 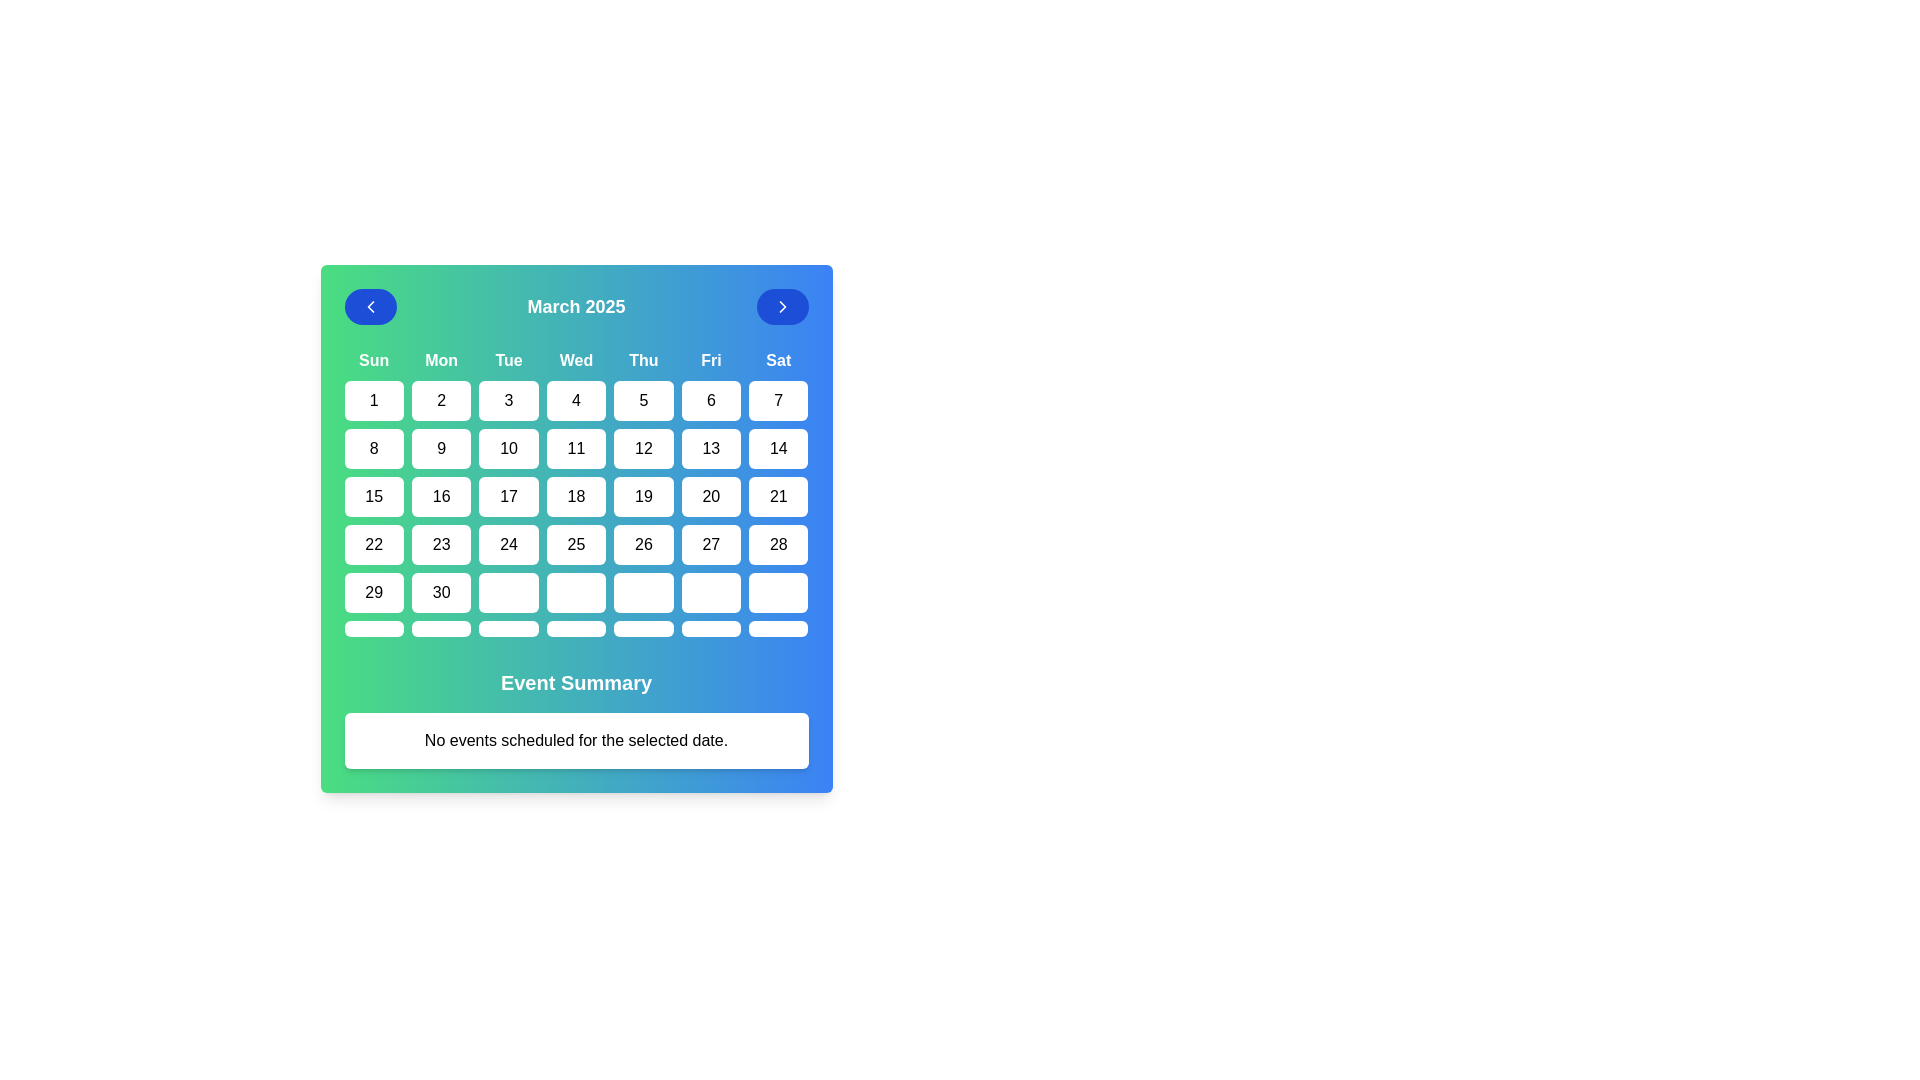 What do you see at coordinates (508, 447) in the screenshot?
I see `the rounded rectangular button with a white background and black text '10' located in the March 2025 calendar grid under the day label 'Tue' to change its background to green` at bounding box center [508, 447].